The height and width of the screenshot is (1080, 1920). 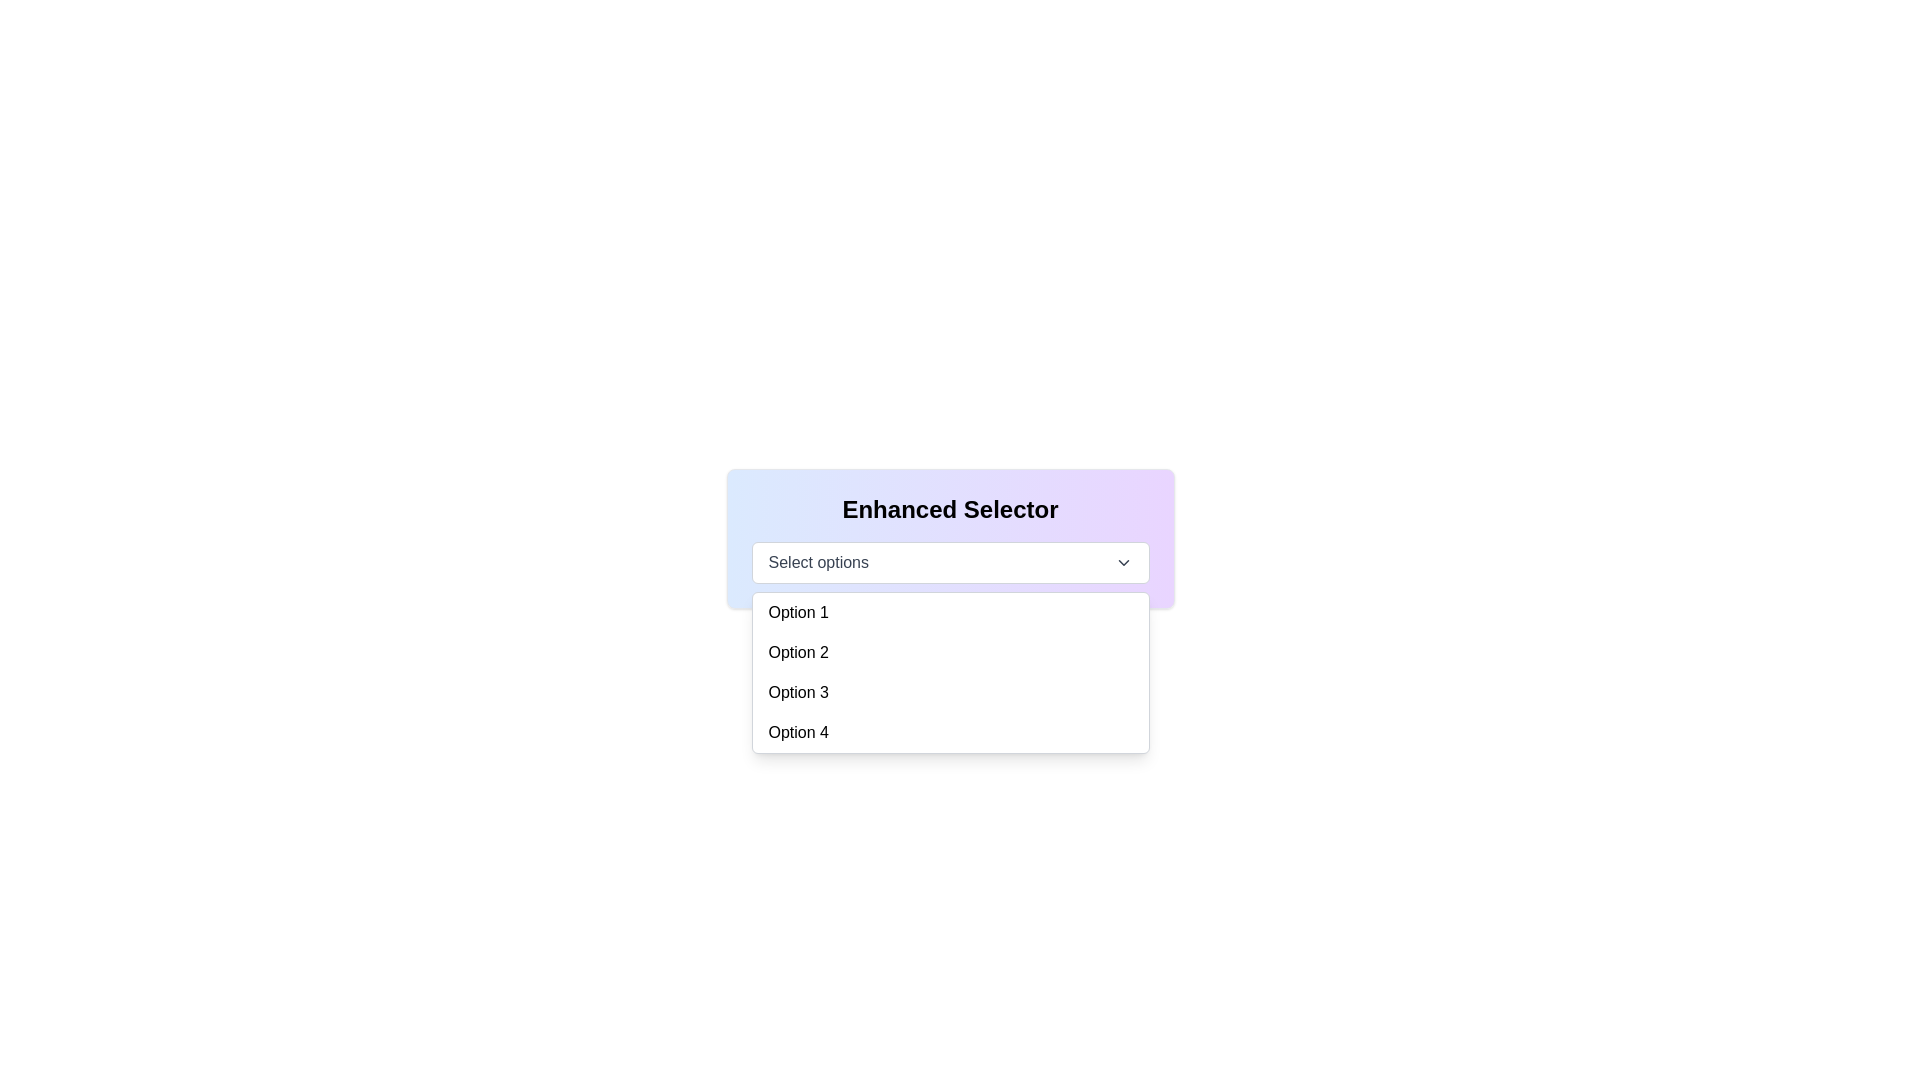 What do you see at coordinates (949, 538) in the screenshot?
I see `the dropdown menu located in the center section below the bold header` at bounding box center [949, 538].